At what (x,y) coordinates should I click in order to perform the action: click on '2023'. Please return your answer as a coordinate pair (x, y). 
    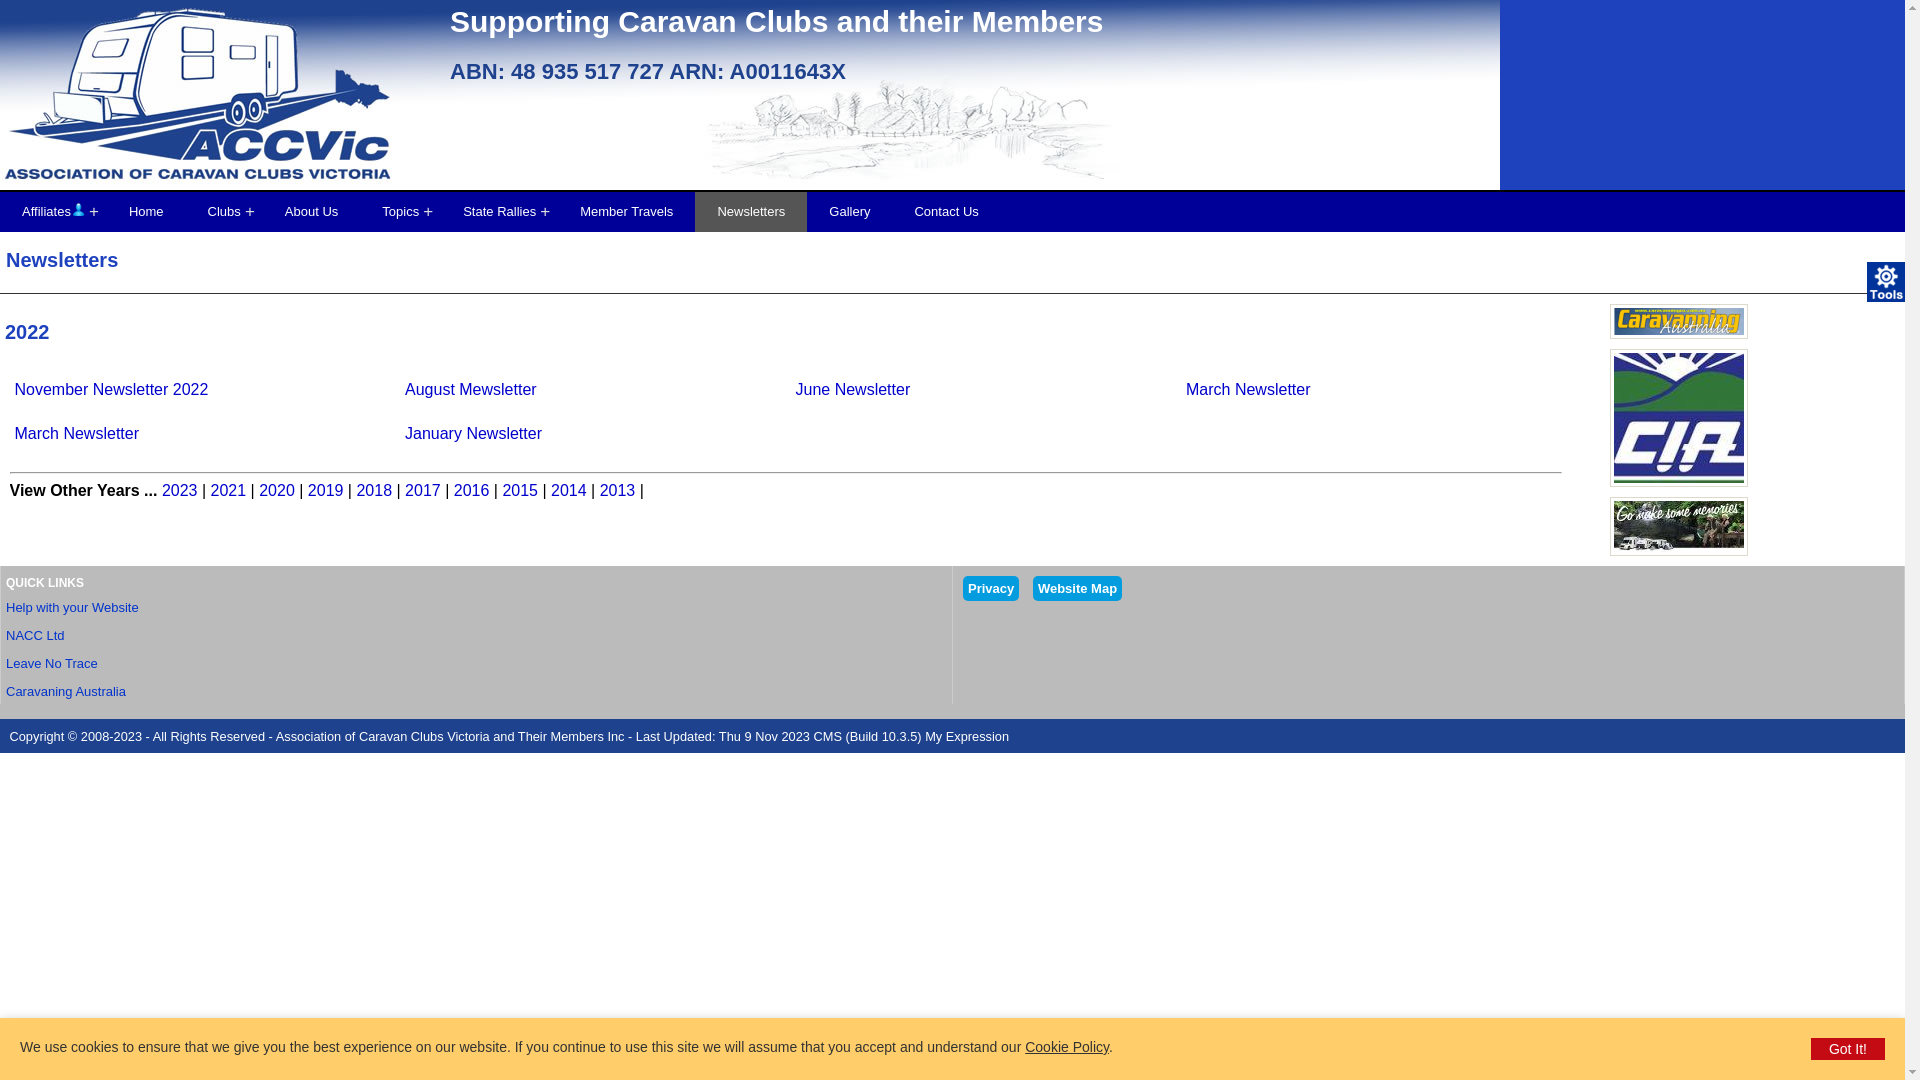
    Looking at the image, I should click on (180, 490).